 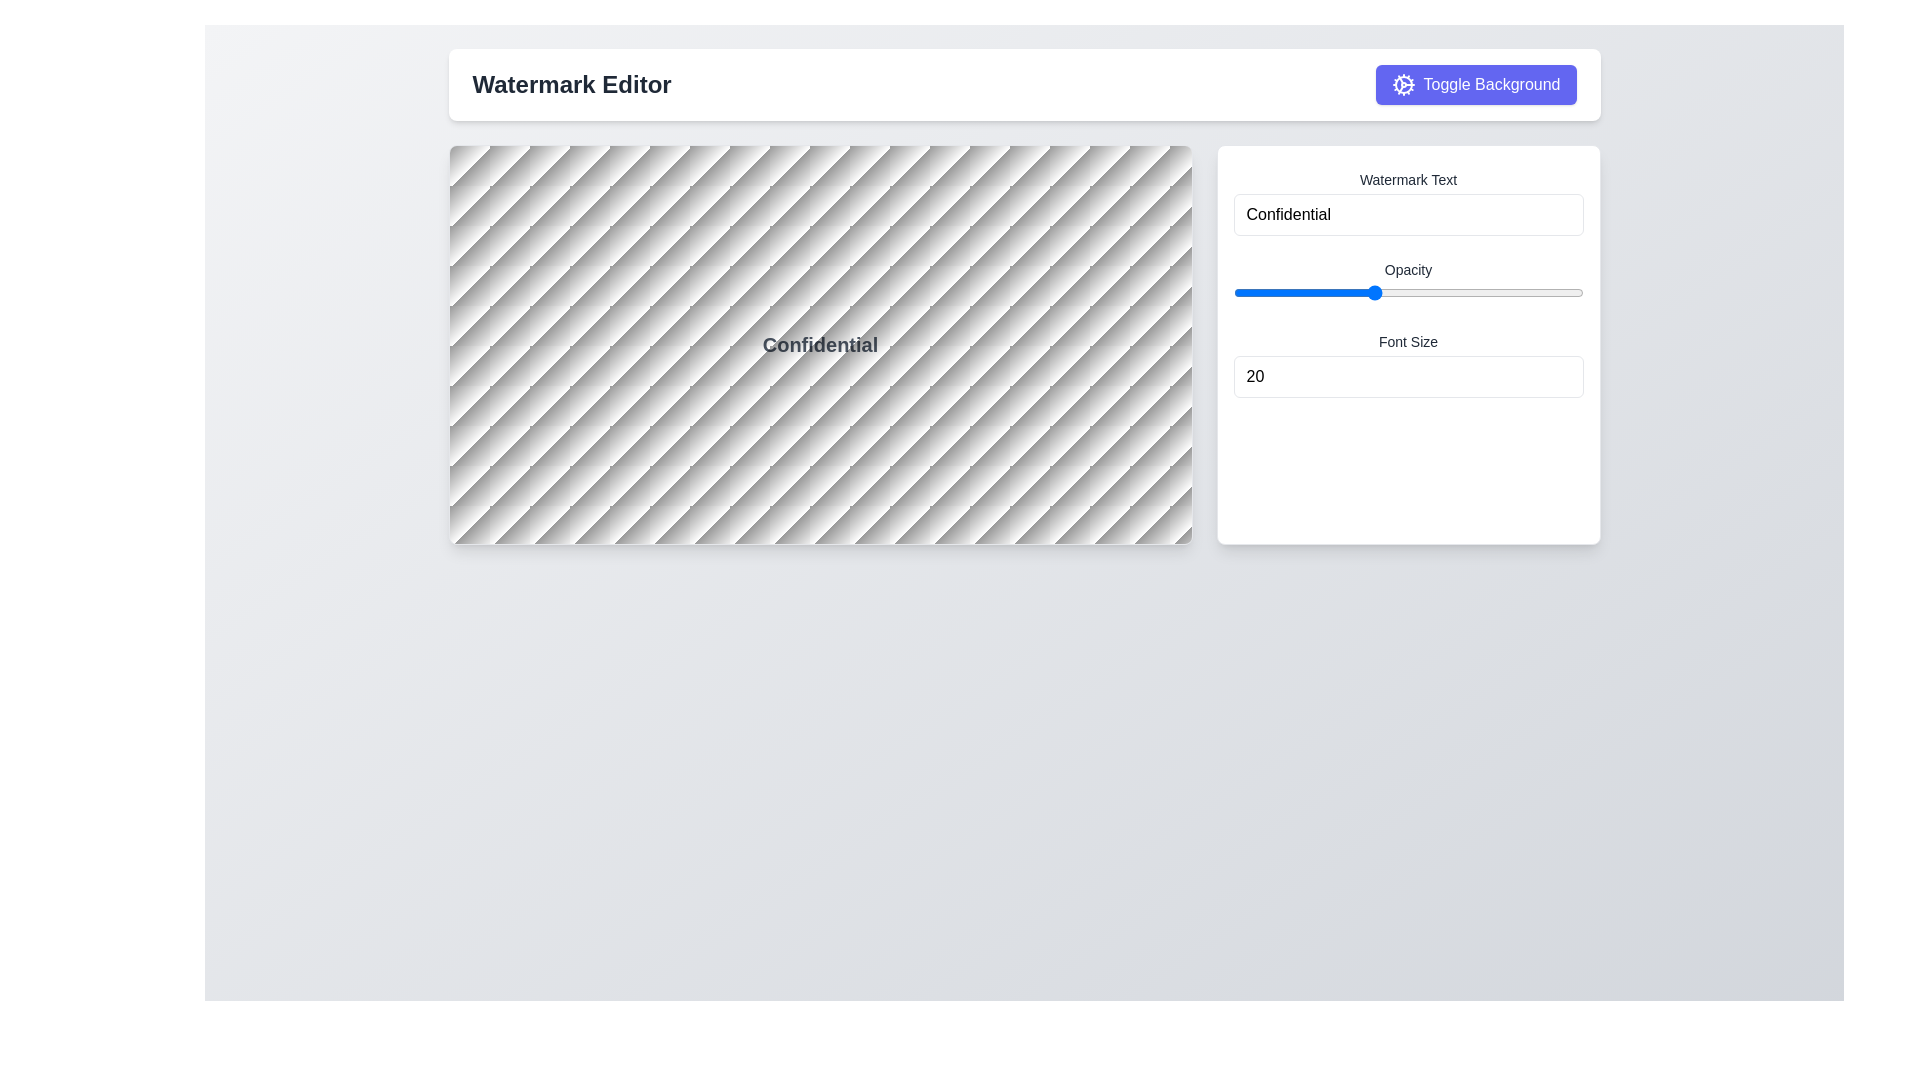 I want to click on the Text label that serves as a title for the input field labeled 'Confidential' in the upper-right section of the settings panel, so click(x=1407, y=180).